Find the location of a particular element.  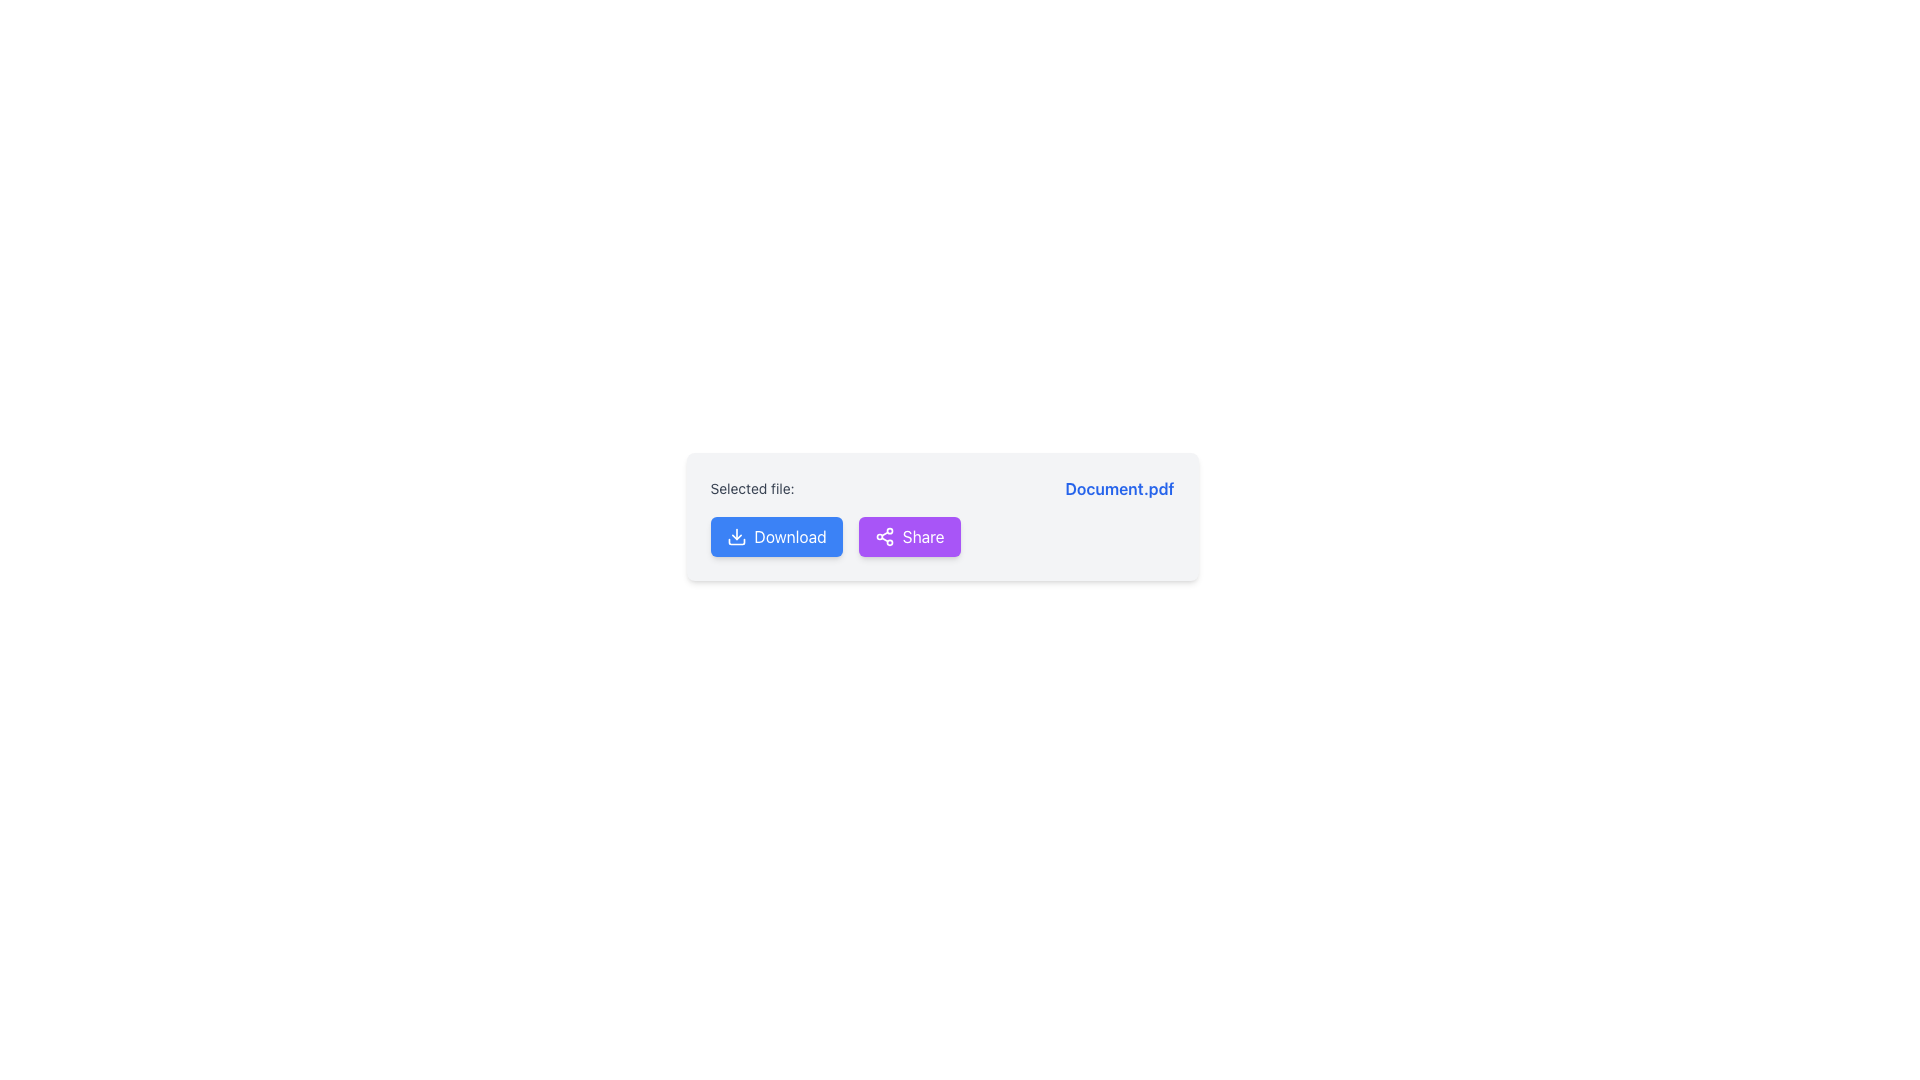

the prominent blue 'Download' button with rounded corners is located at coordinates (775, 535).